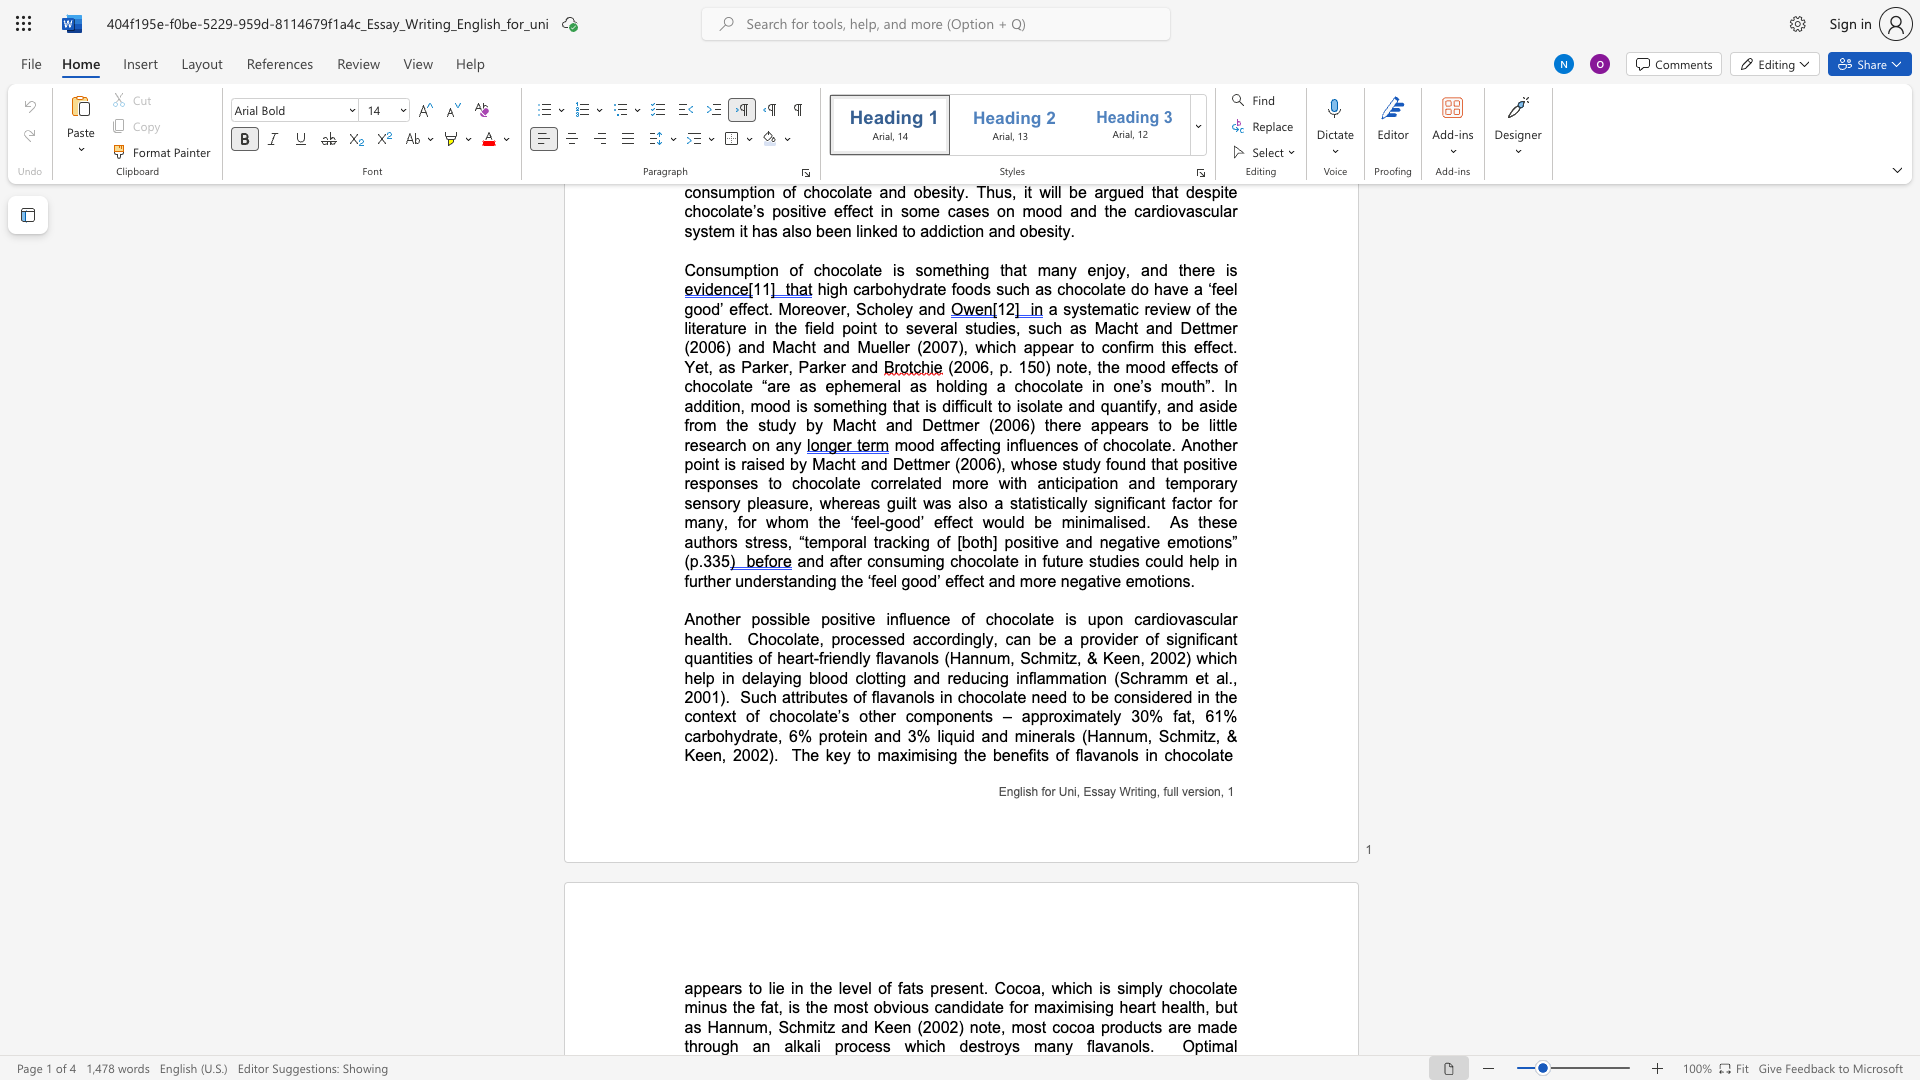 This screenshot has width=1920, height=1080. What do you see at coordinates (1196, 1007) in the screenshot?
I see `the subset text "h, but as Hannum, Schmitz and Keen (200" within the text "appears to lie in the level of fats present. Cocoa, which is simply chocolate minus the fat, is the most obvious candidate for maximising heart health, but as Hannum, Schmitz and Keen (2002) note, most cocoa products are made through an alkali process which destroys many flavanols"` at bounding box center [1196, 1007].